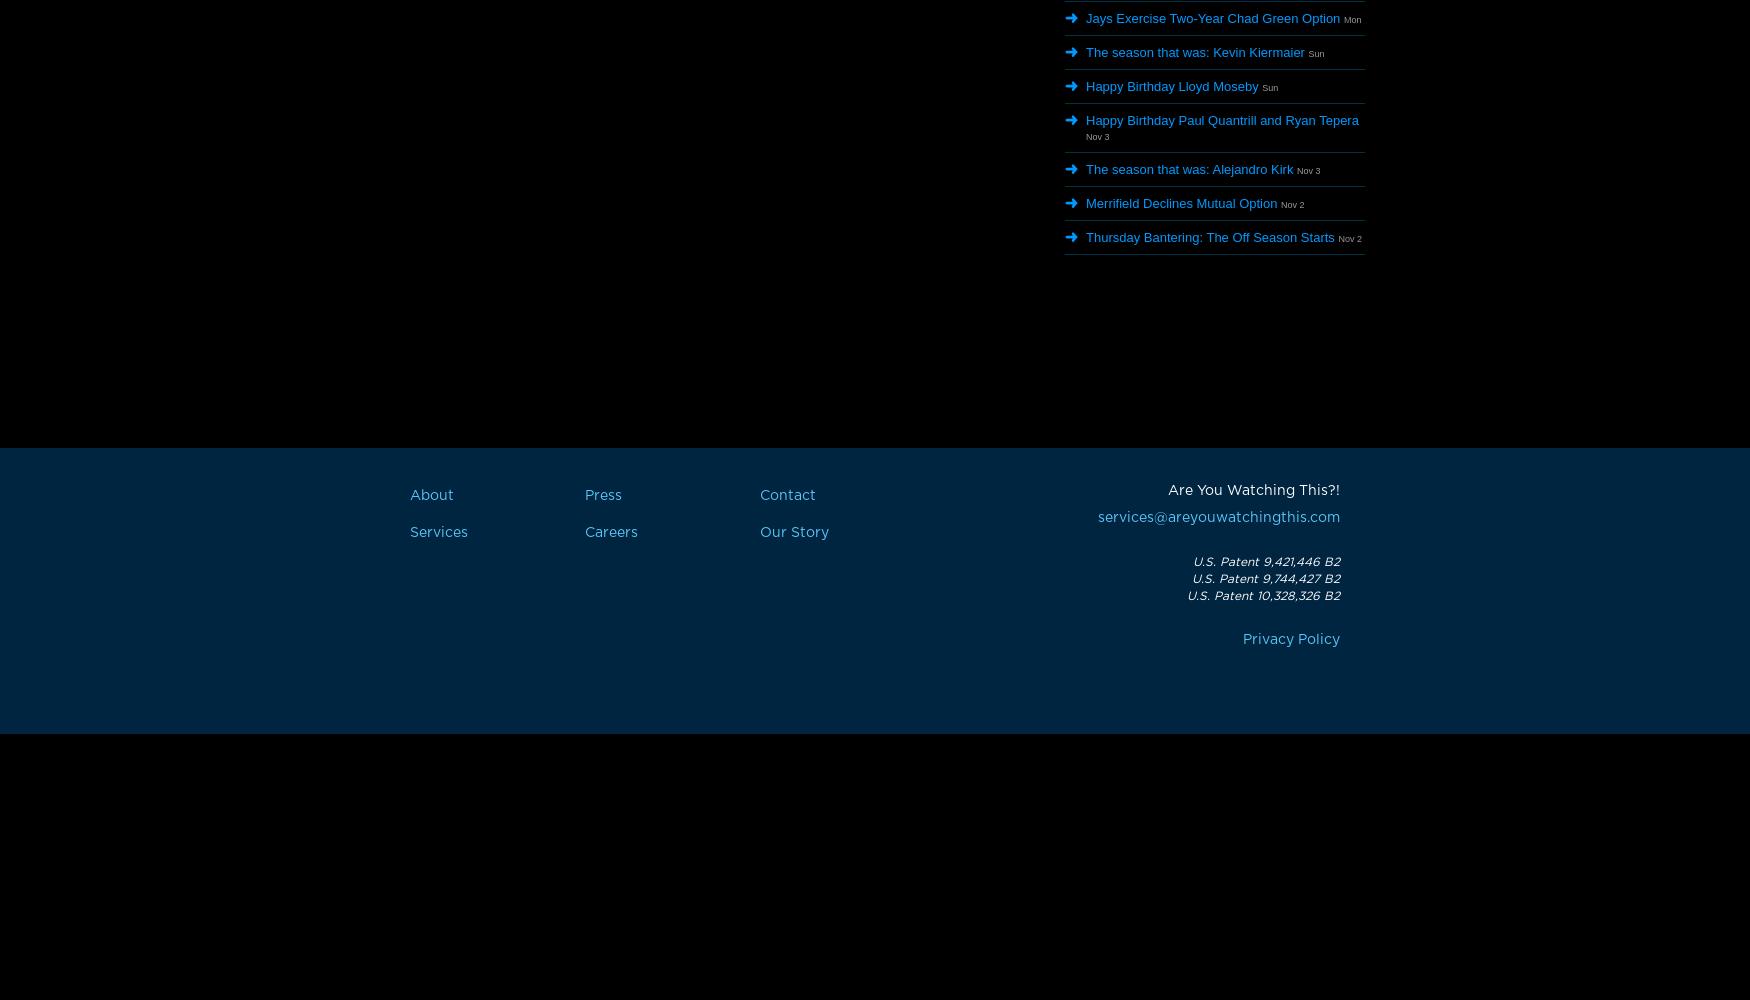 The width and height of the screenshot is (1750, 1000). I want to click on 'Happy Birthday Lloyd Moseby', so click(1170, 85).